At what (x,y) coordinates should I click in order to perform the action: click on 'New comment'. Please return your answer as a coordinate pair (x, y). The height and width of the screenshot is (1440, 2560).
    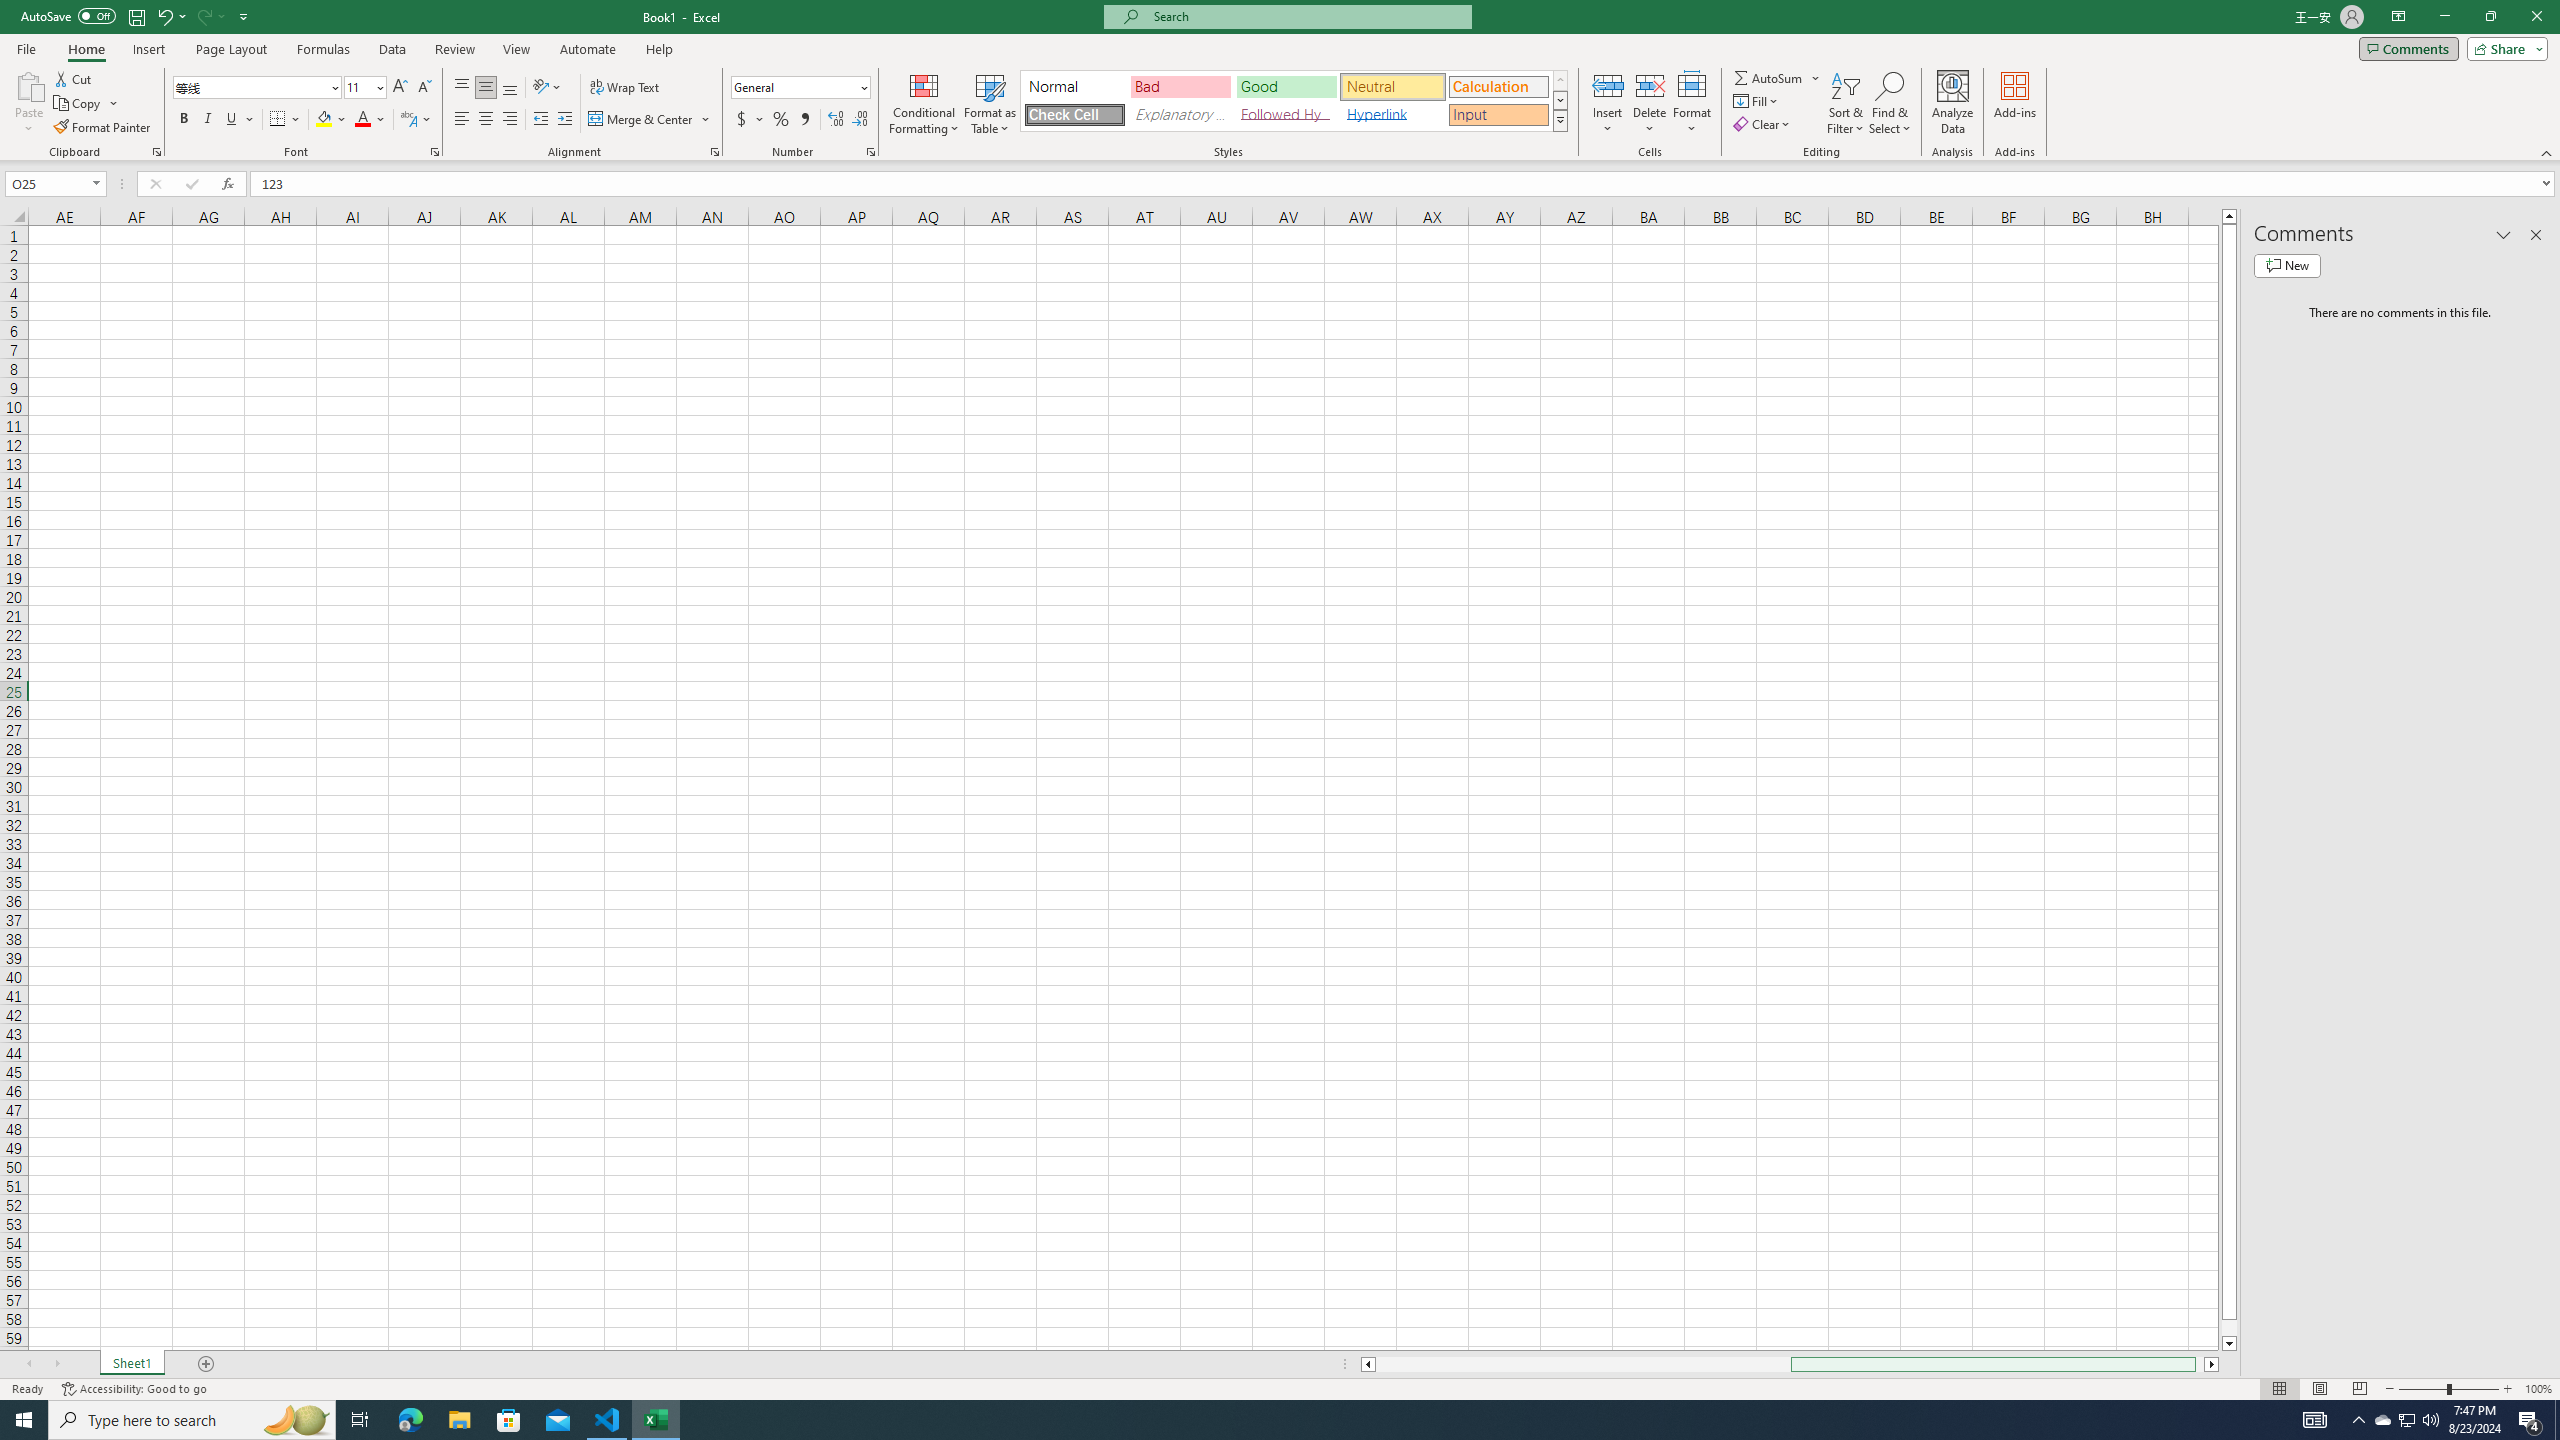
    Looking at the image, I should click on (2286, 264).